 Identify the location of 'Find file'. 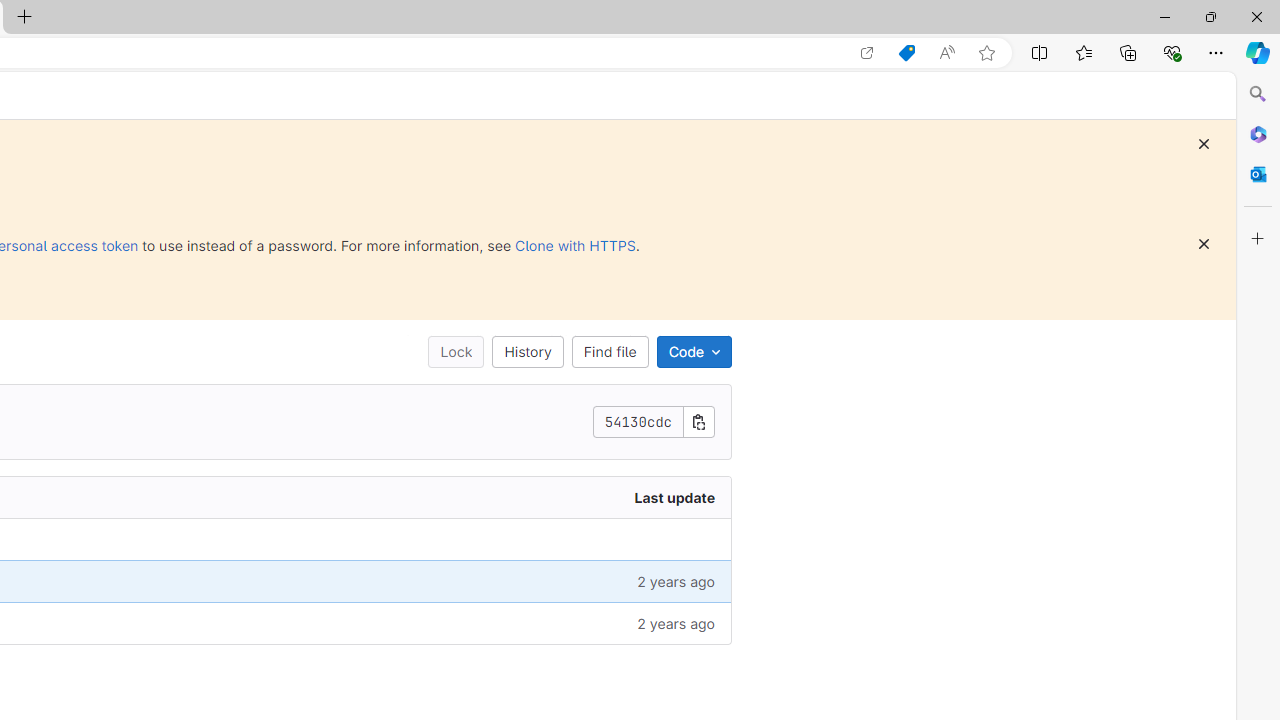
(608, 351).